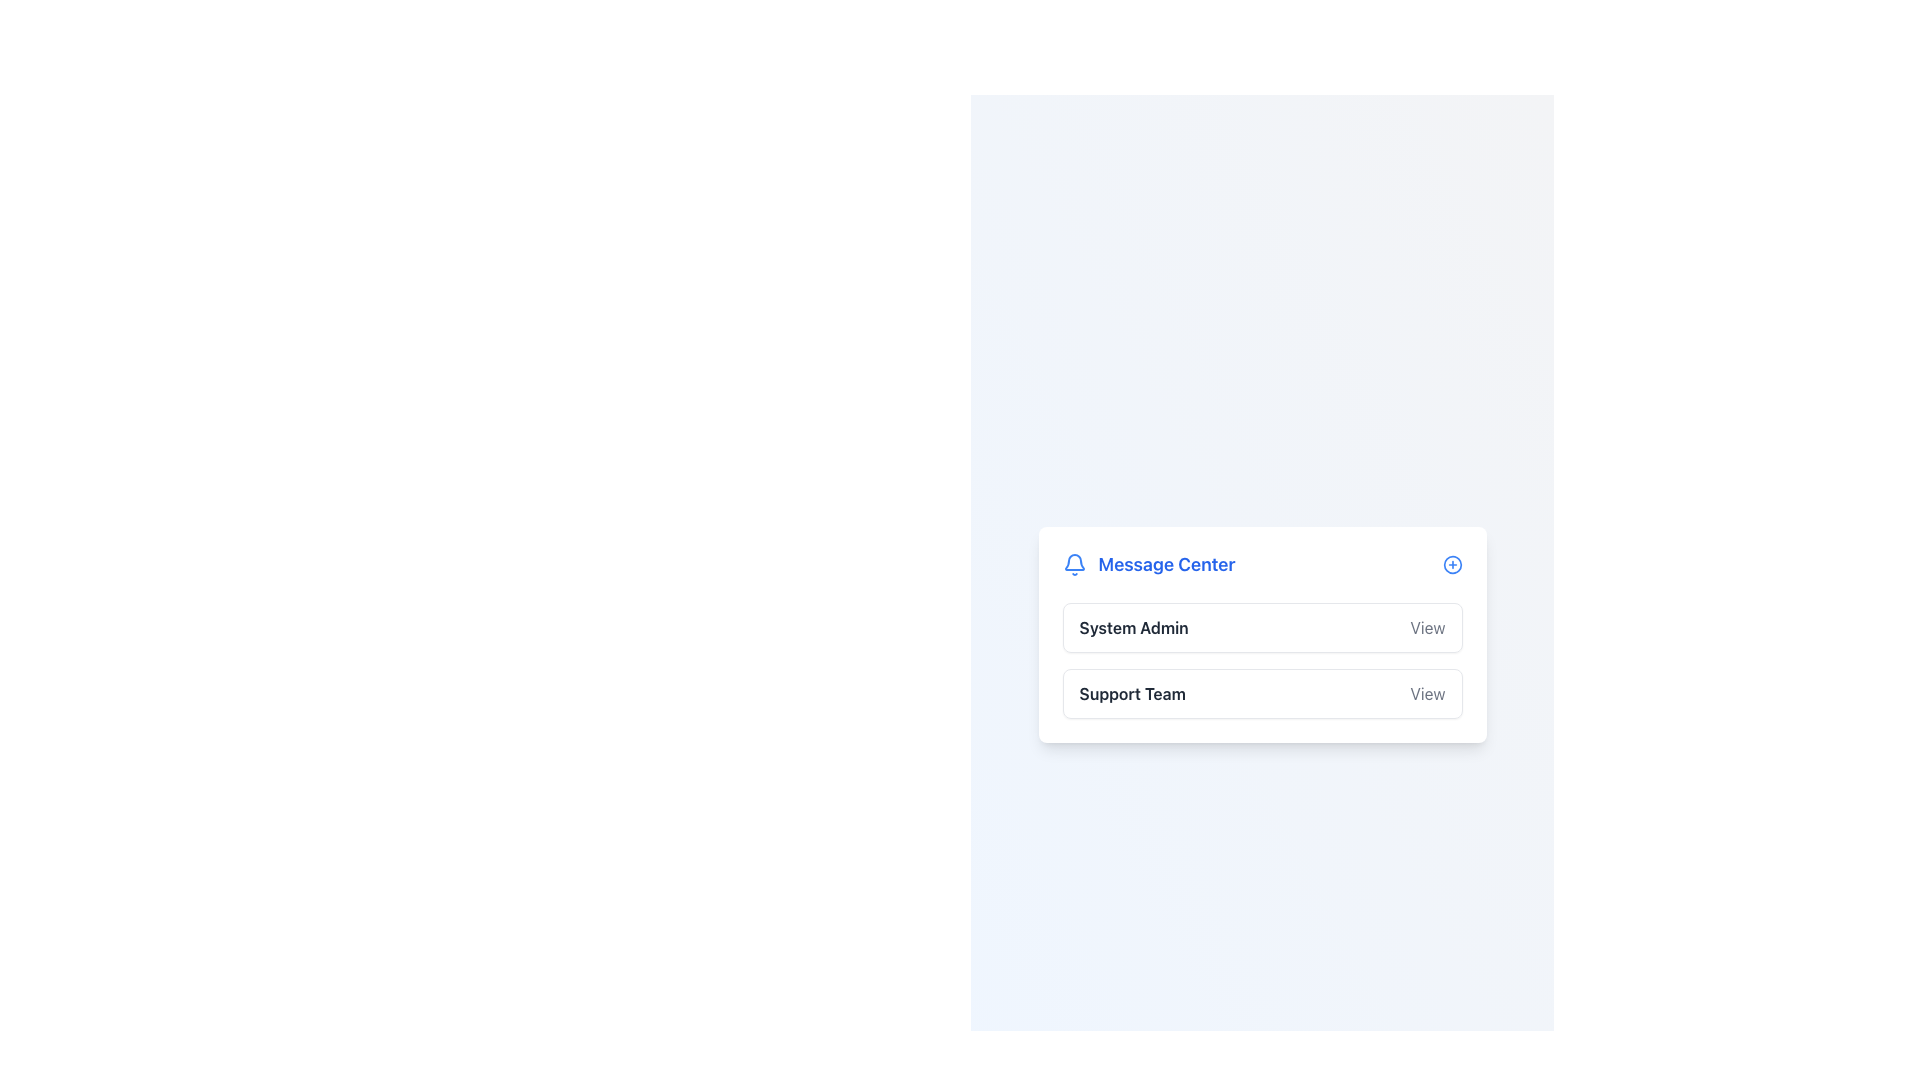 The width and height of the screenshot is (1920, 1080). What do you see at coordinates (1425, 693) in the screenshot?
I see `the second 'View' button located at the far right of the second row in the 'Message Center' block` at bounding box center [1425, 693].